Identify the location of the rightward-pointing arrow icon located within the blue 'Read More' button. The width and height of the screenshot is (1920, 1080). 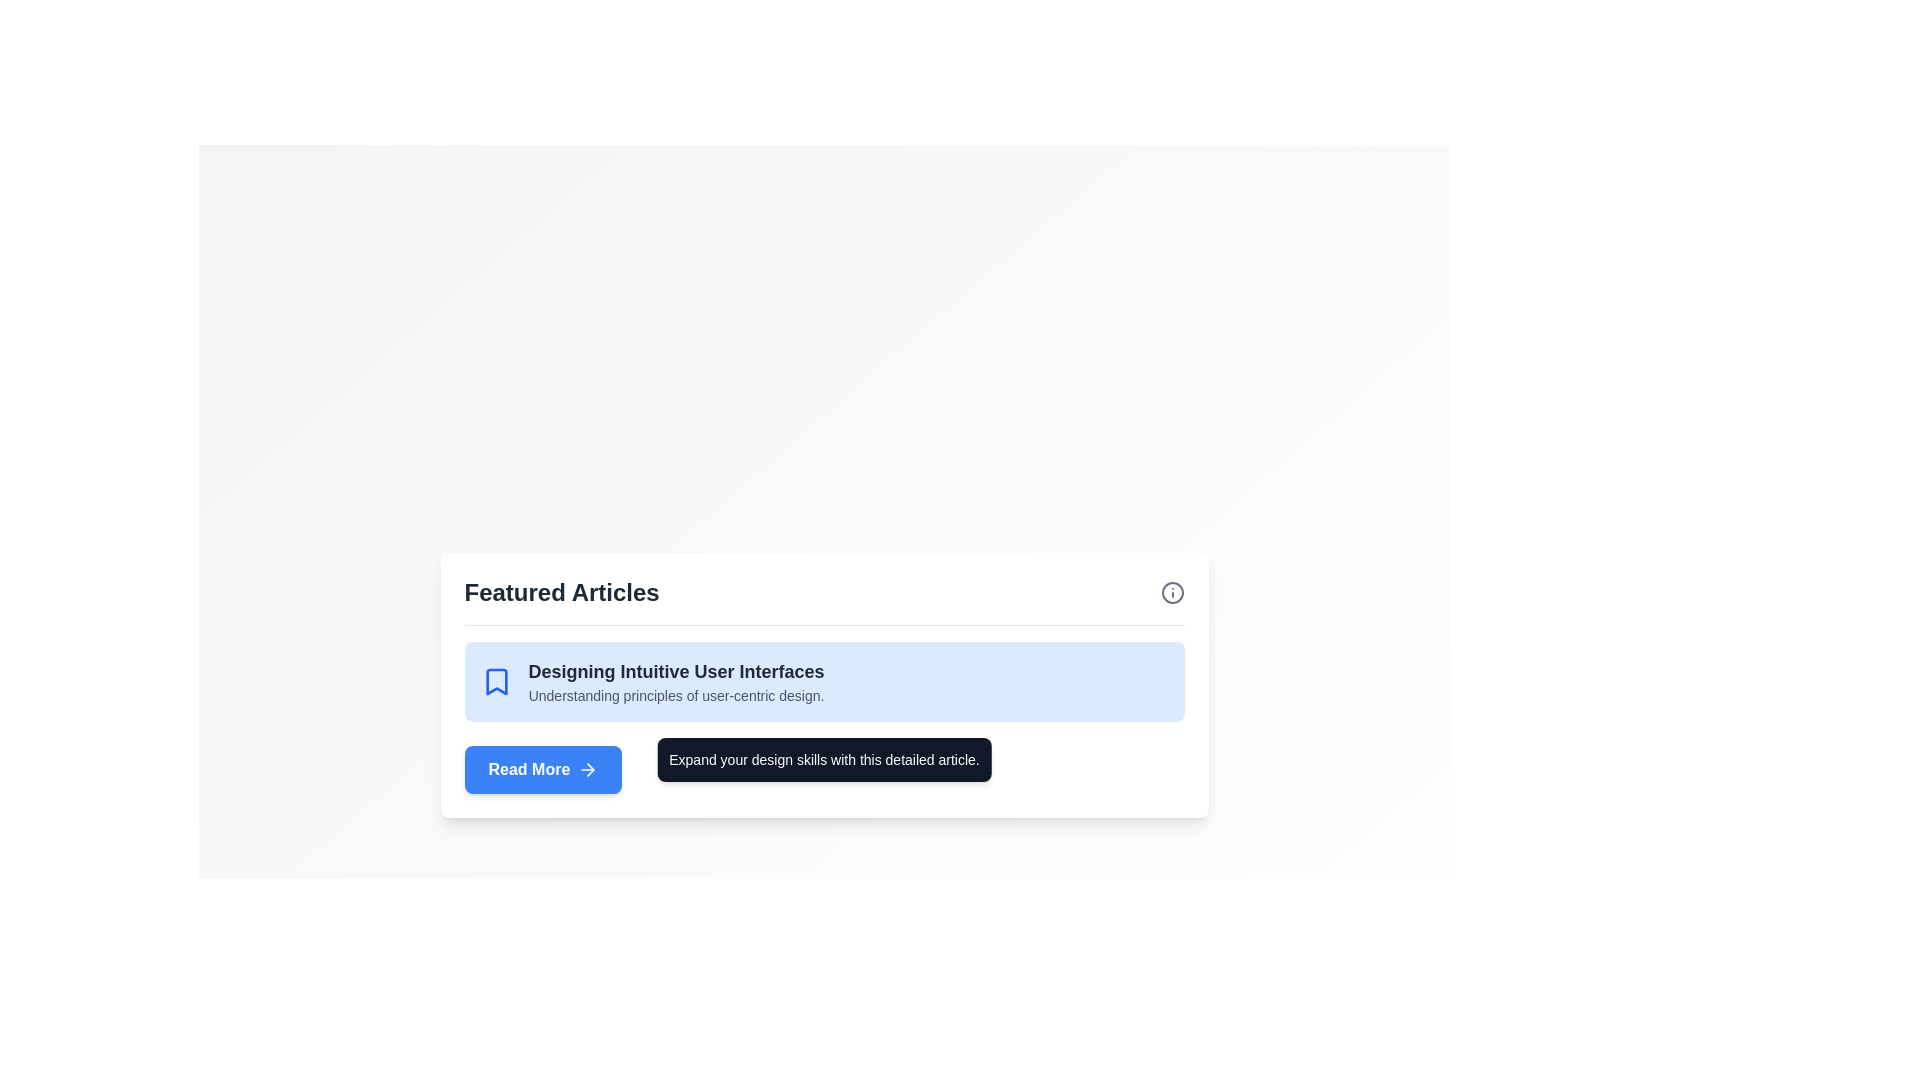
(587, 768).